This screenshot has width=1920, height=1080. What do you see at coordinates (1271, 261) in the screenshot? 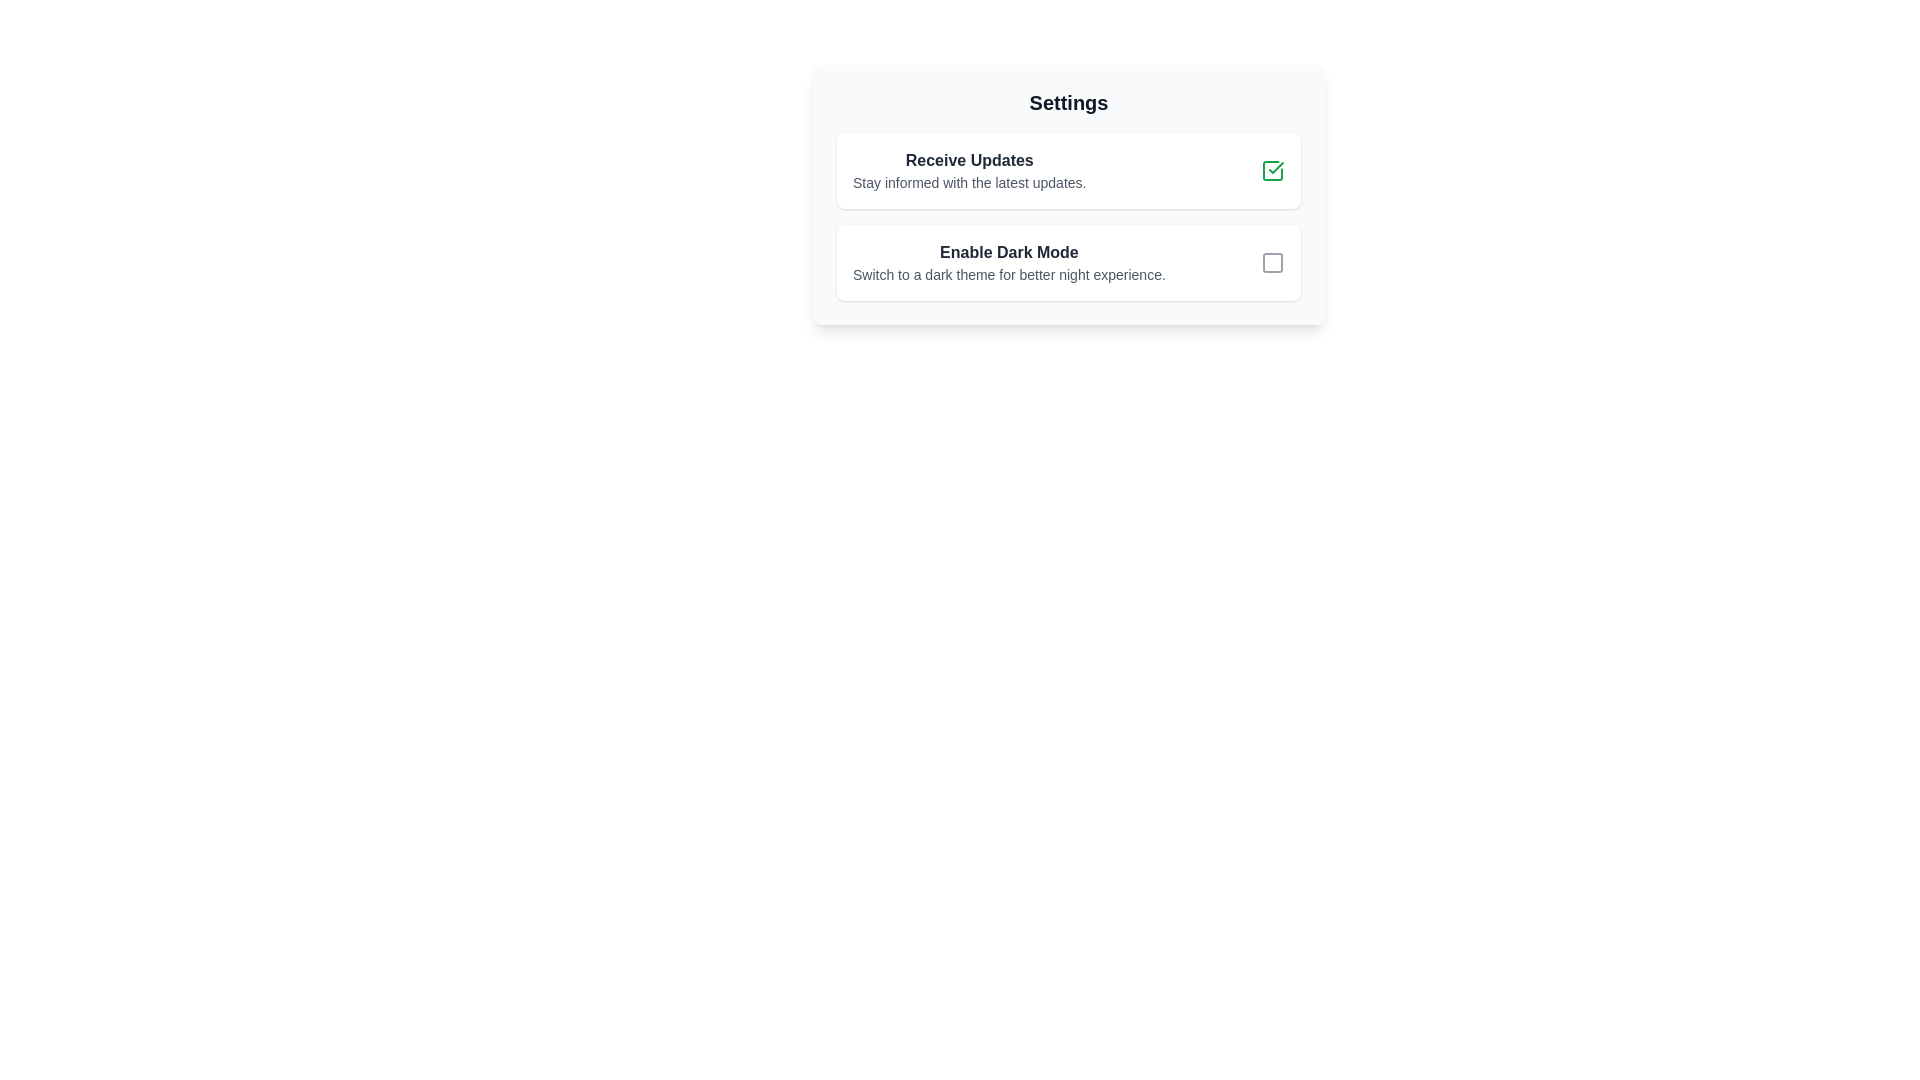
I see `the square icon with a light gray outline located to the right of the 'Enable Dark Mode' text` at bounding box center [1271, 261].